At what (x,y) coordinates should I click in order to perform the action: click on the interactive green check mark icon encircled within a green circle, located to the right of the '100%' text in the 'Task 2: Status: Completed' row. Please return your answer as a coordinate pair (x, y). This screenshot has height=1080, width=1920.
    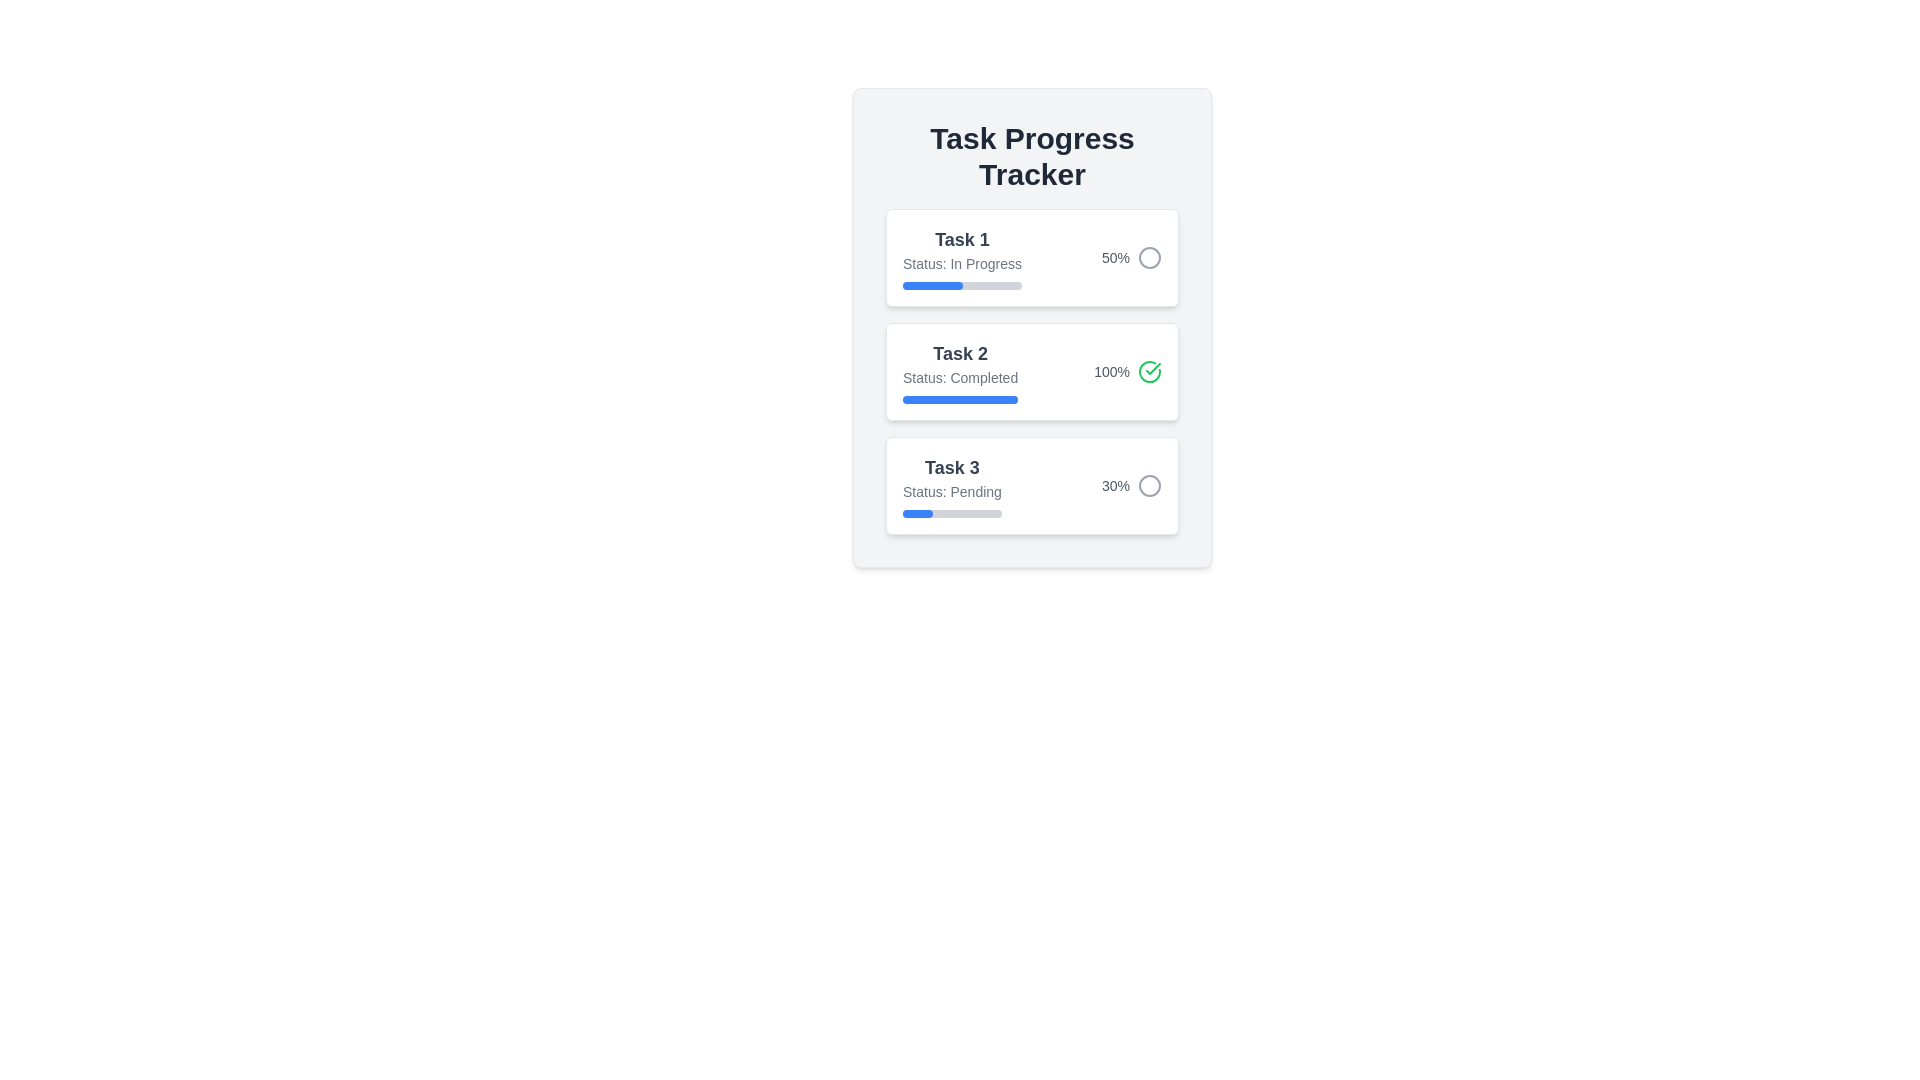
    Looking at the image, I should click on (1150, 371).